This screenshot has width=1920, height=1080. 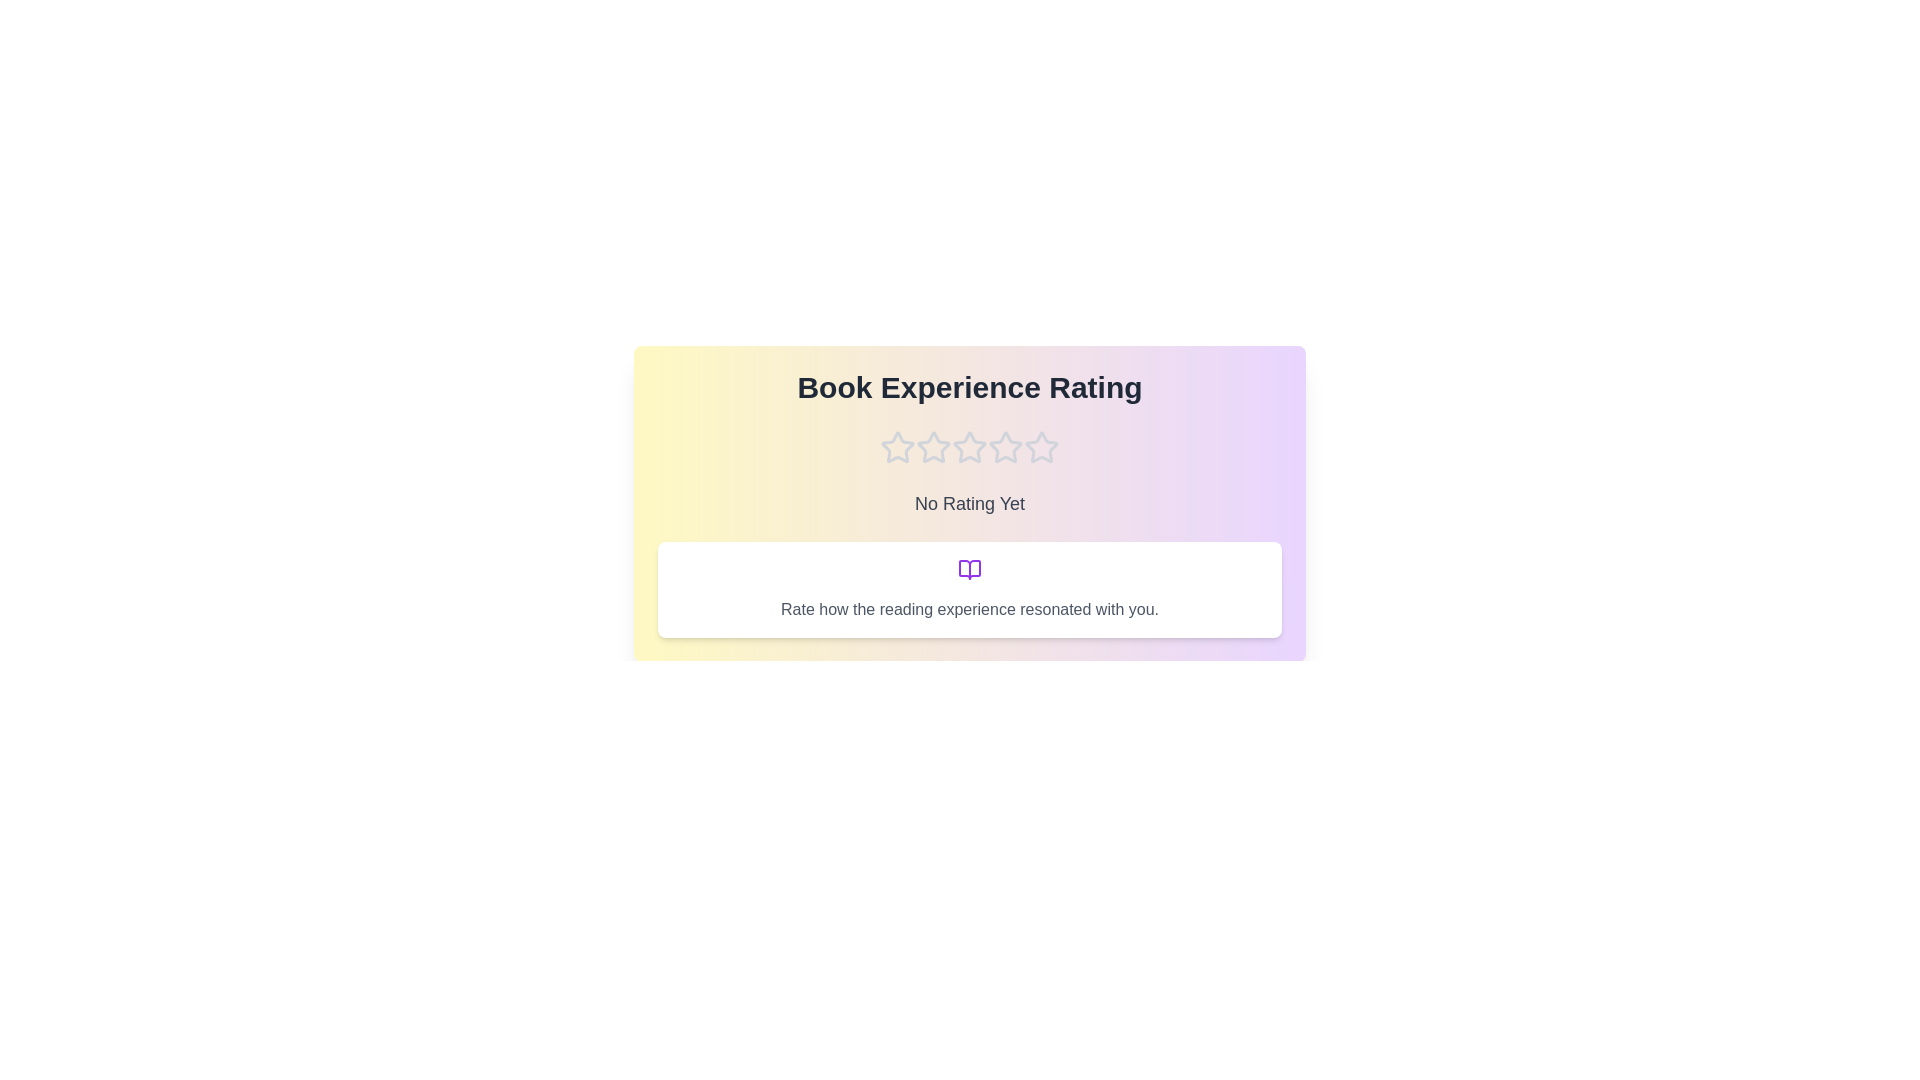 I want to click on the star corresponding to 4 stars to preview the rating description, so click(x=1006, y=446).